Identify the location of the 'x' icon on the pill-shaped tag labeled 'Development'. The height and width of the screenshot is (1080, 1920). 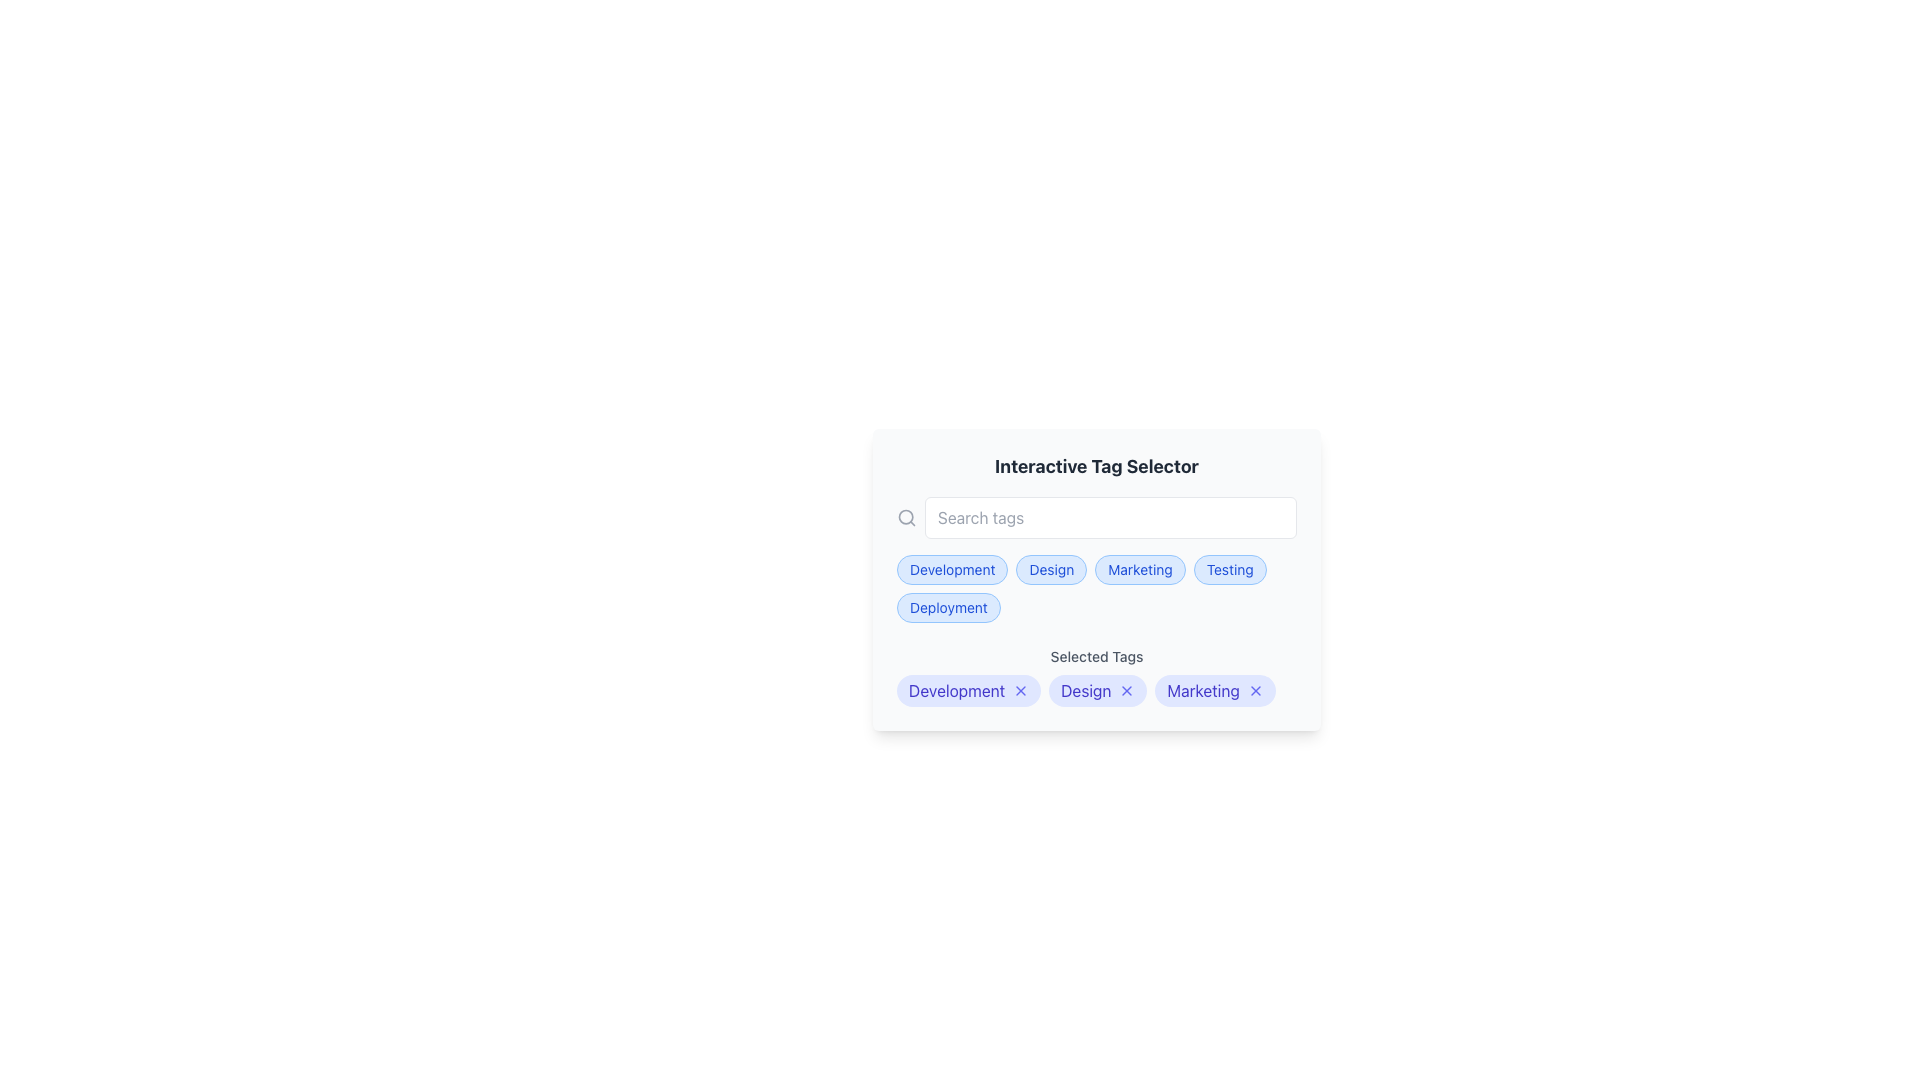
(969, 689).